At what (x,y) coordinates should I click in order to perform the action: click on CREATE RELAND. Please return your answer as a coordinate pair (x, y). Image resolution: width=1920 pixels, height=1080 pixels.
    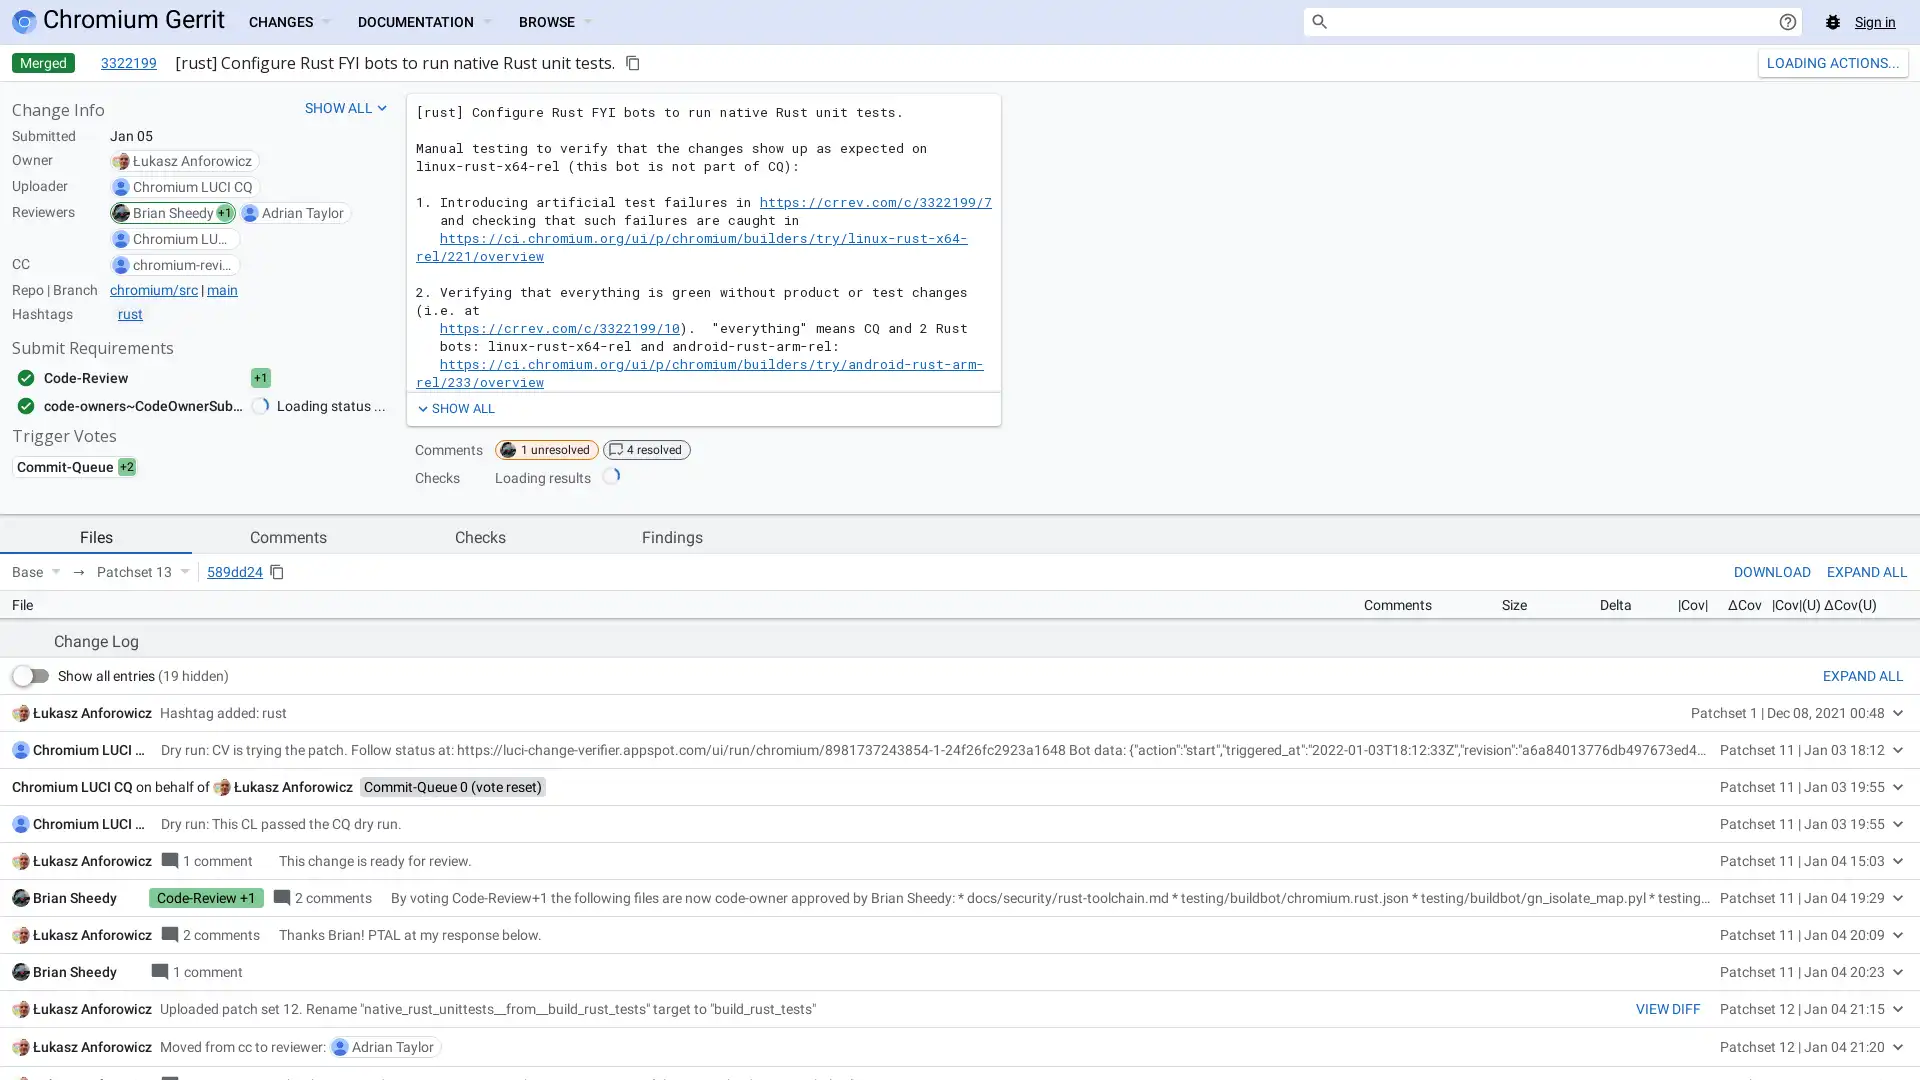
    Looking at the image, I should click on (1814, 61).